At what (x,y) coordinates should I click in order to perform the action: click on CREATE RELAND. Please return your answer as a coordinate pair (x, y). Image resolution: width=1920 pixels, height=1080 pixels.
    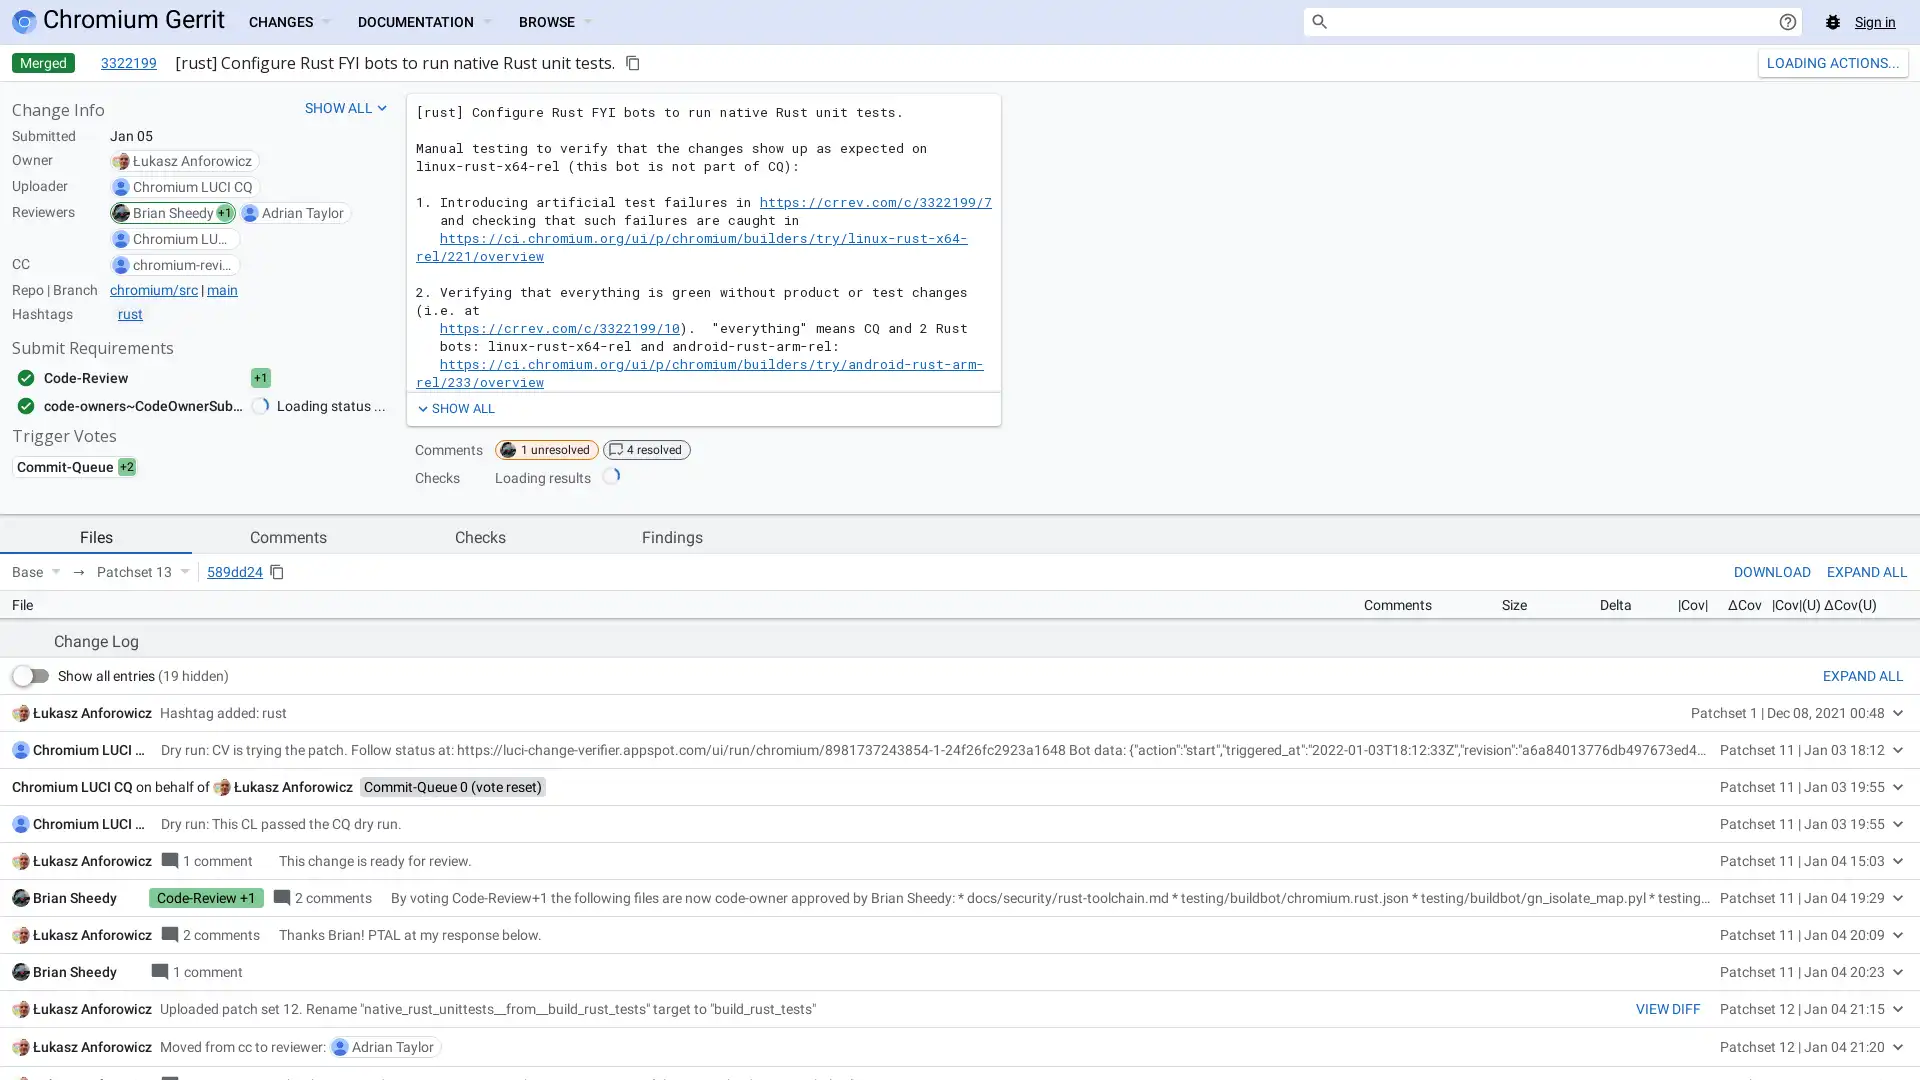
    Looking at the image, I should click on (1814, 61).